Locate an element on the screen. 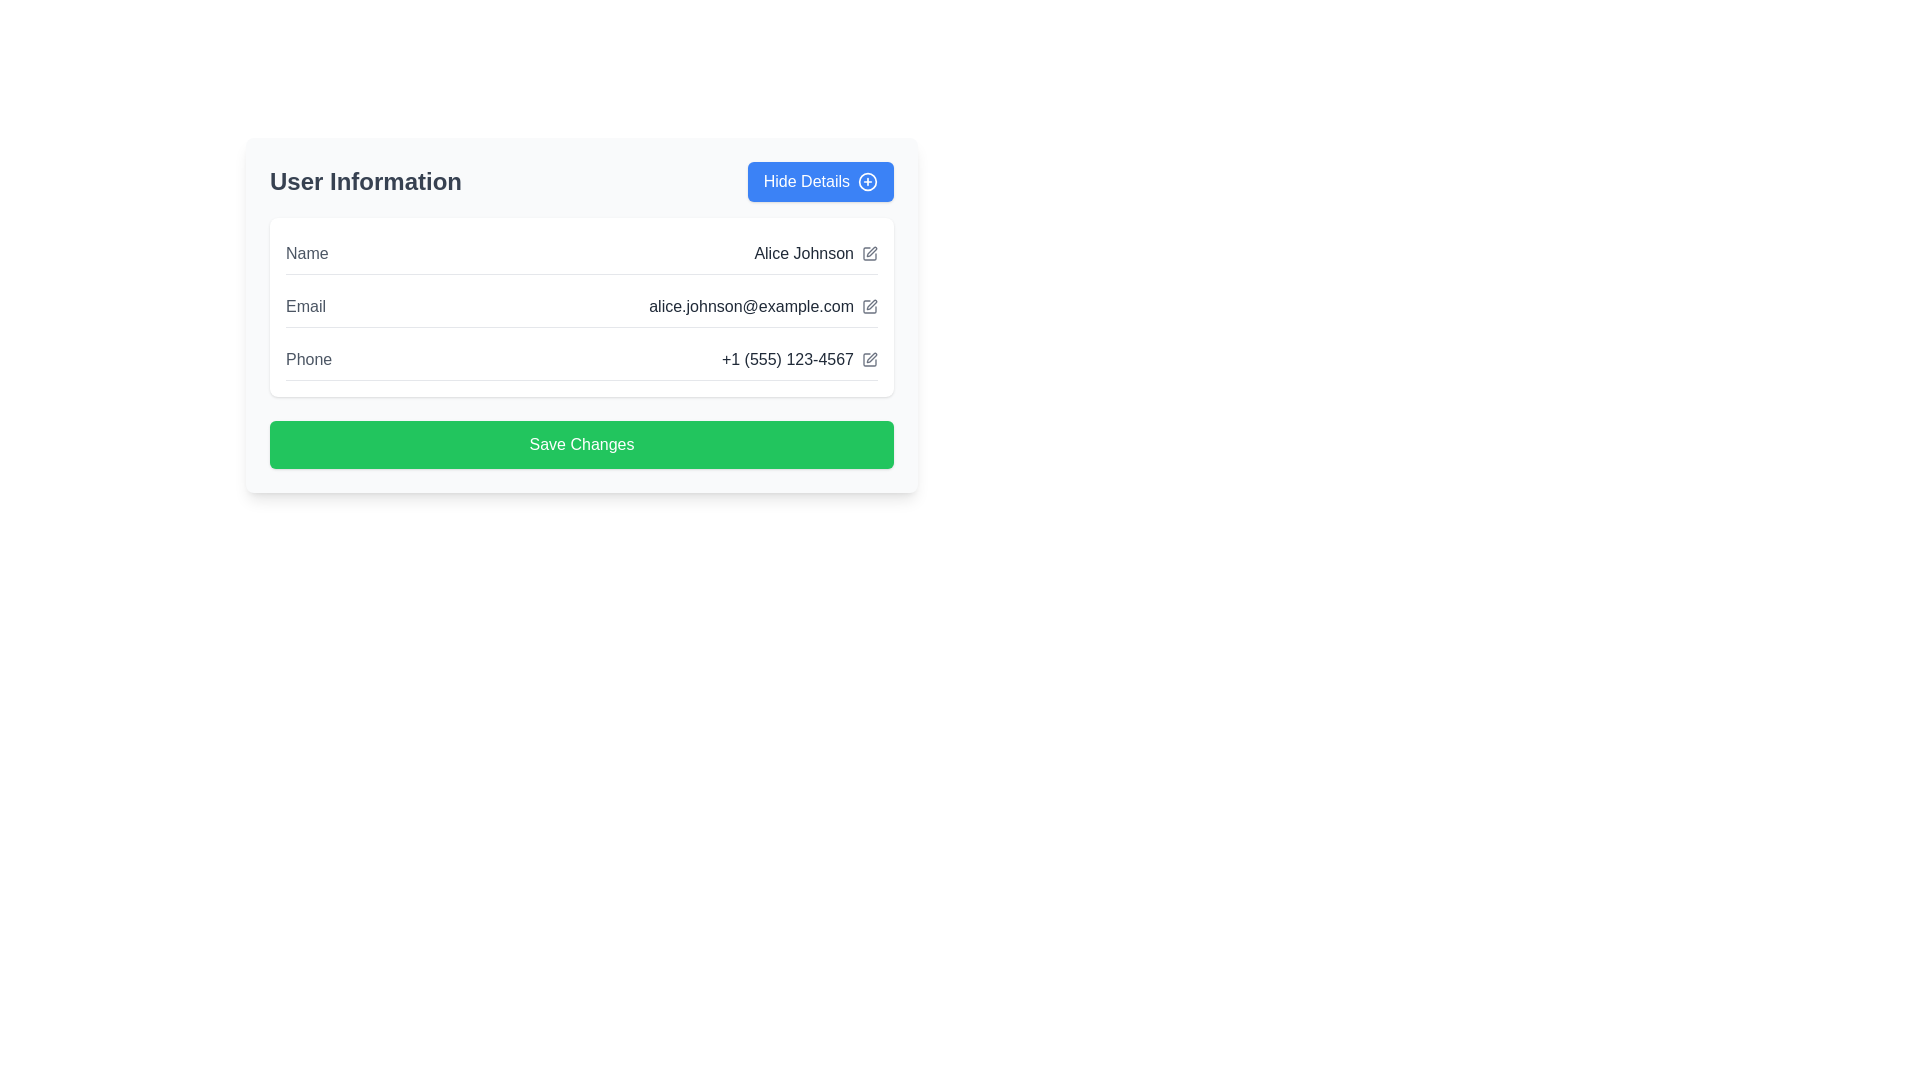 The height and width of the screenshot is (1080, 1920). the edit icon button resembling a pencil and square graphic located to the far right of the phone number '+1 (555) 123-4567' to initiate editing the phone number is located at coordinates (869, 358).